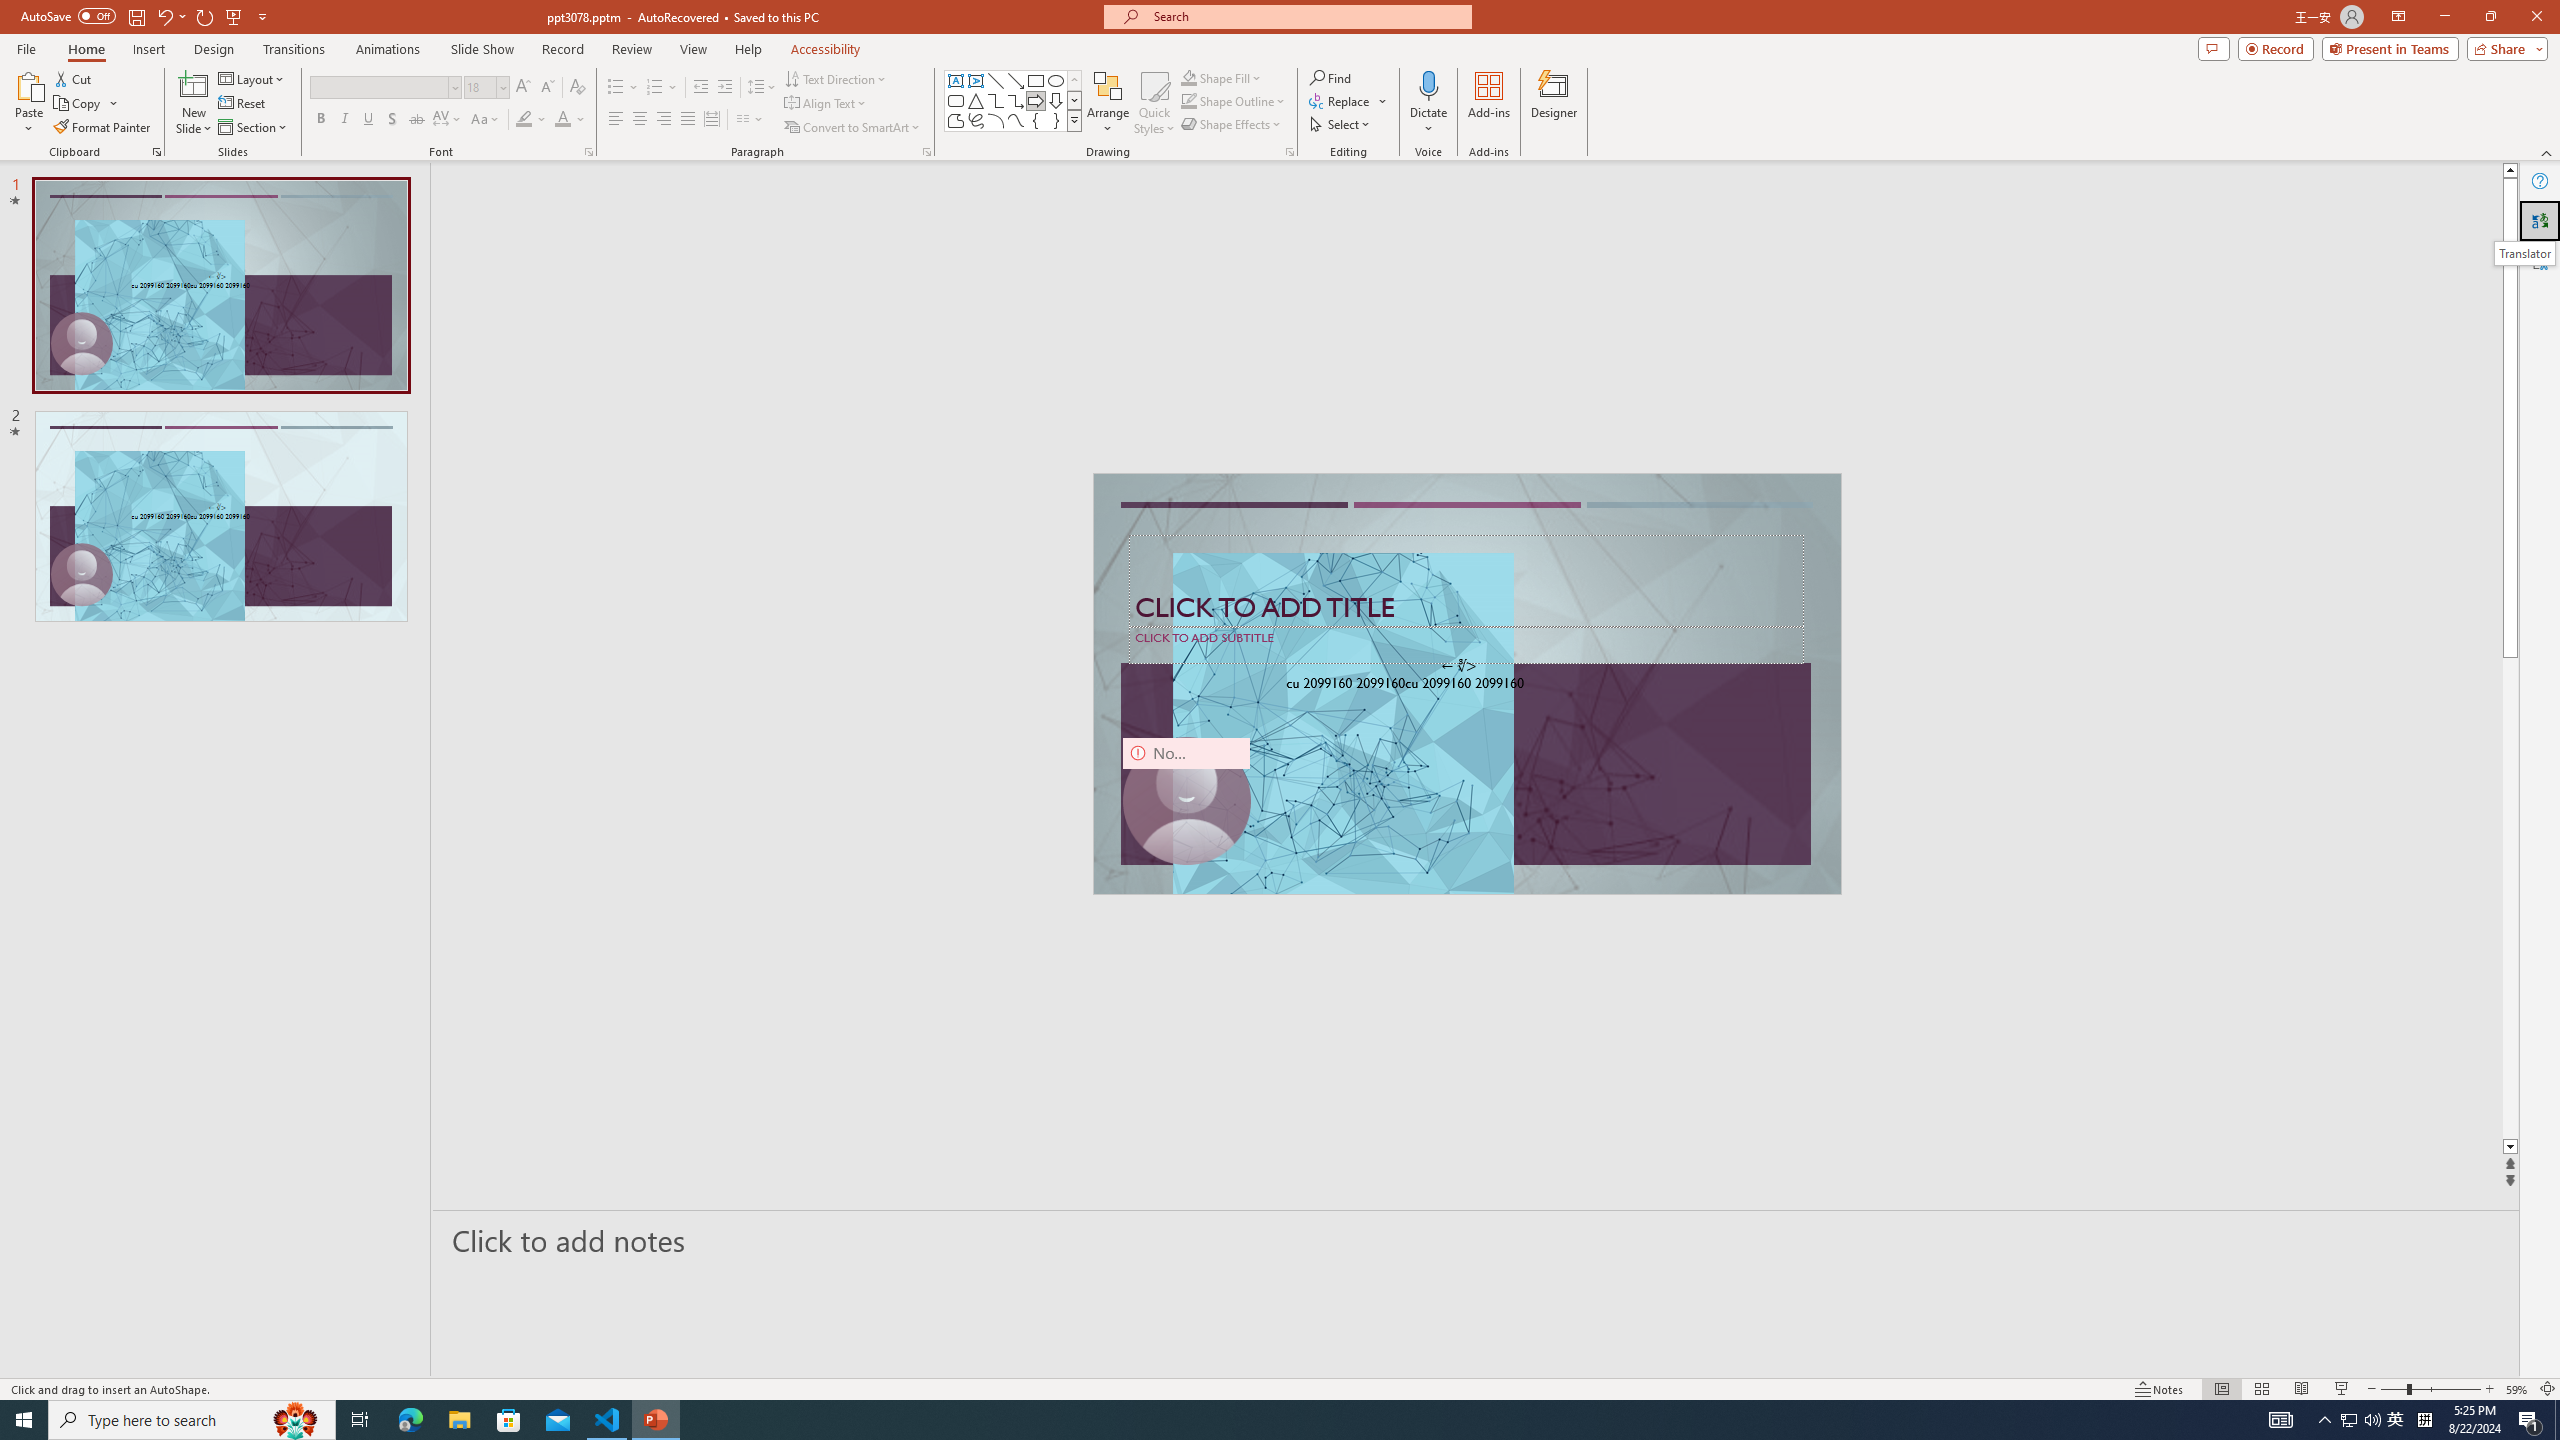 The width and height of the screenshot is (2560, 1440). I want to click on 'Subtitle TextBox', so click(1466, 644).